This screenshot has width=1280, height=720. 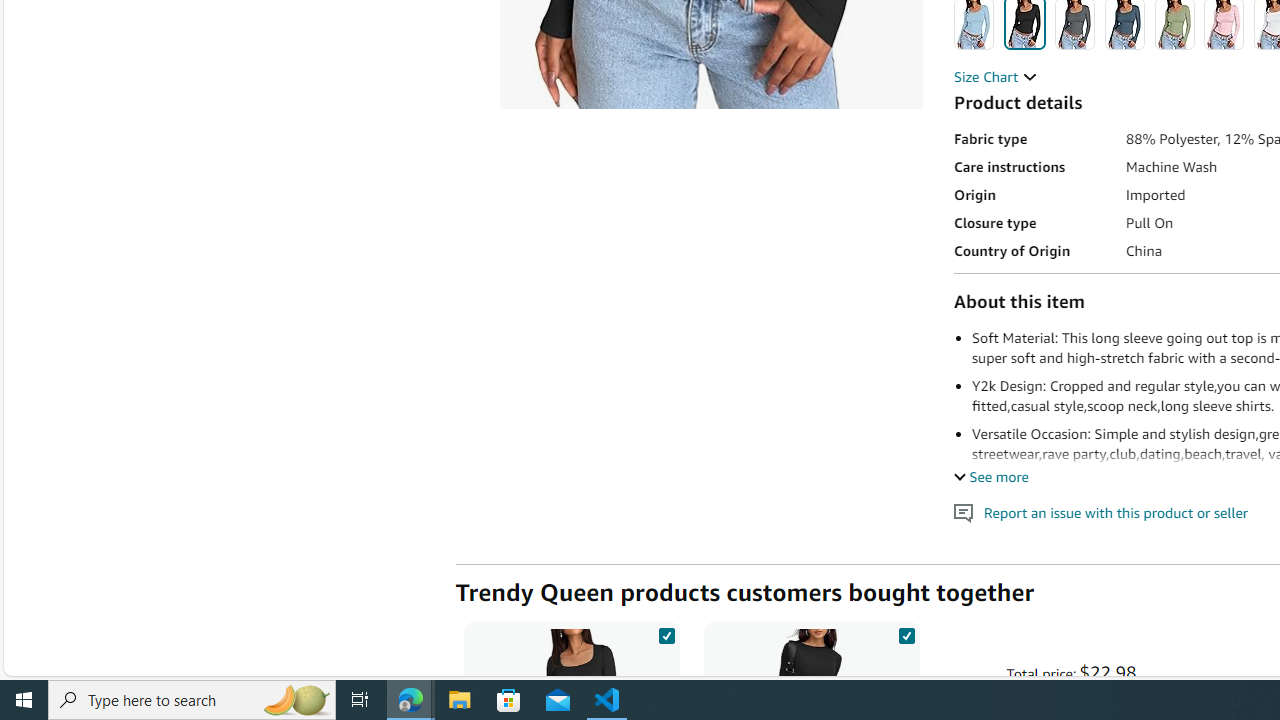 What do you see at coordinates (666, 632) in the screenshot?
I see `'AutomationID: thematicBundleCheck-1'` at bounding box center [666, 632].